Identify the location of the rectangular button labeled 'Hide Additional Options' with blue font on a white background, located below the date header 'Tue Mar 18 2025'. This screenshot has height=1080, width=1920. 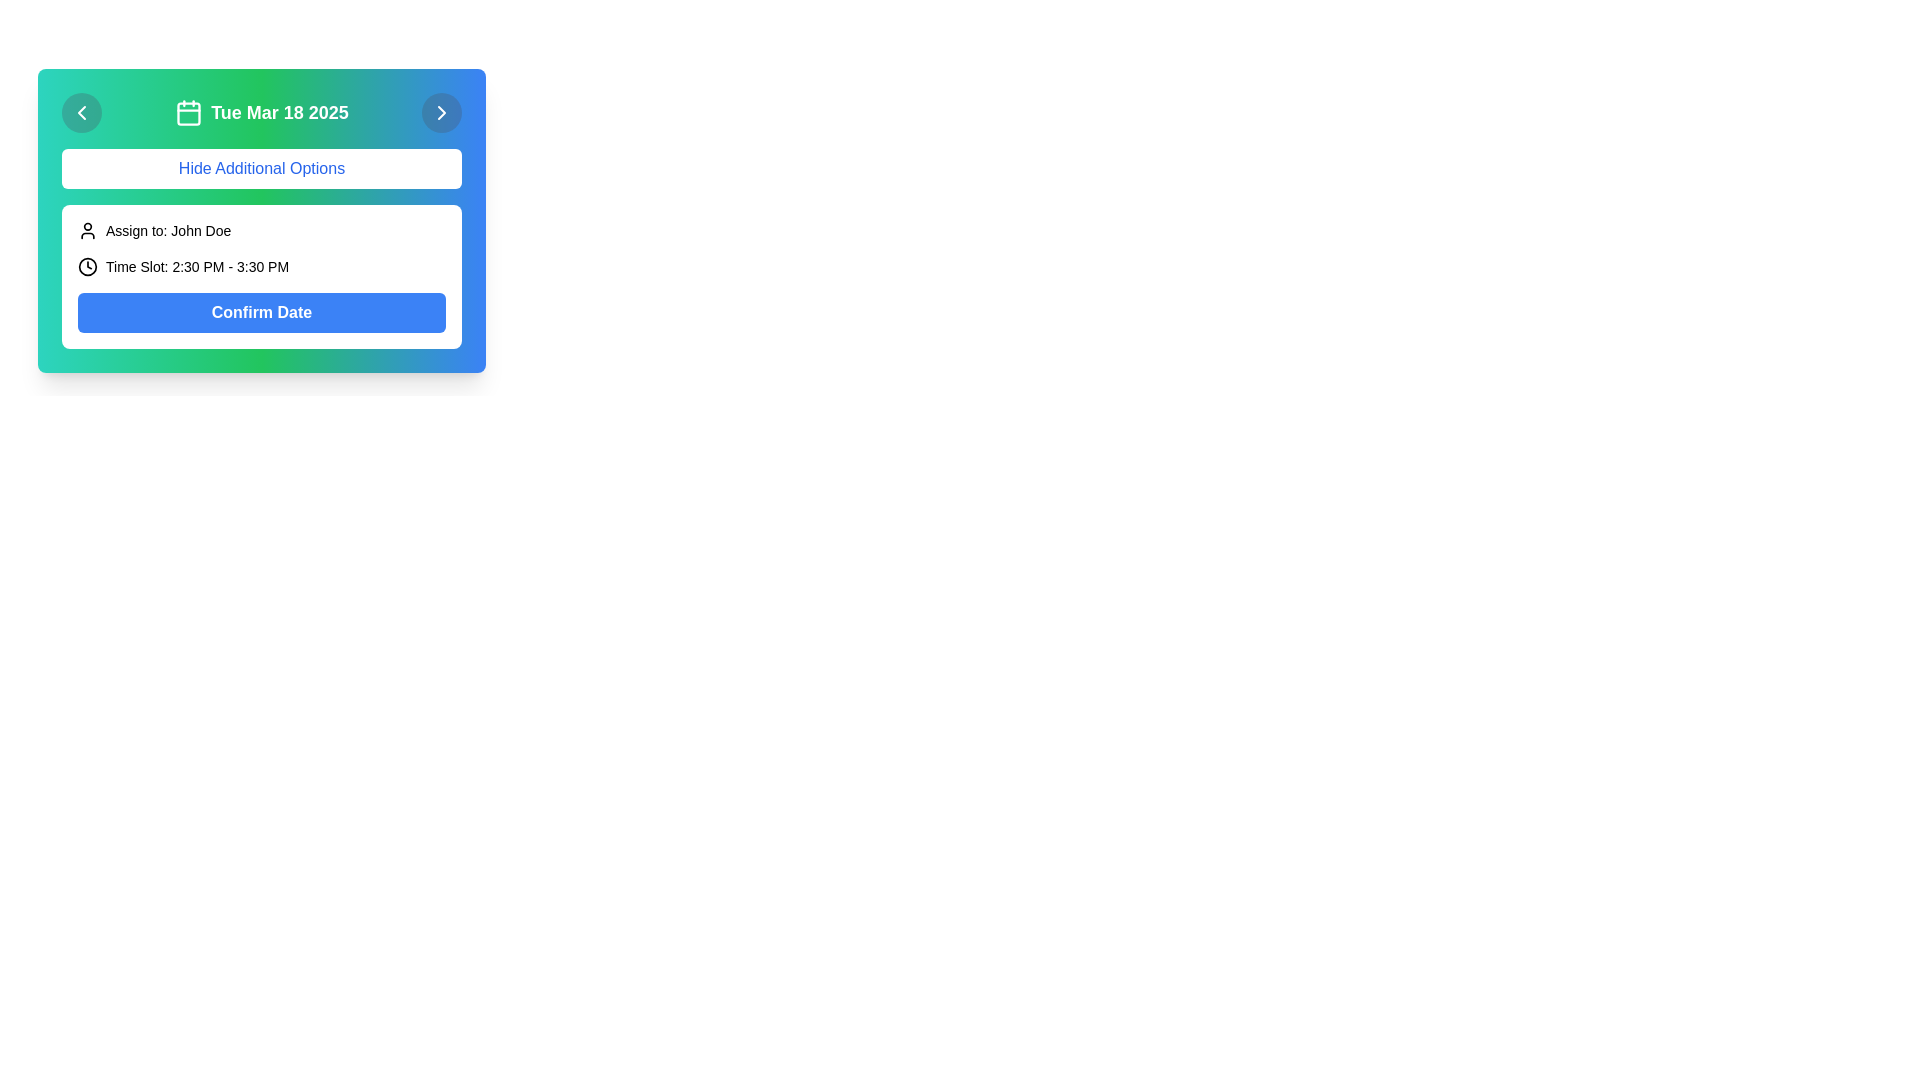
(261, 168).